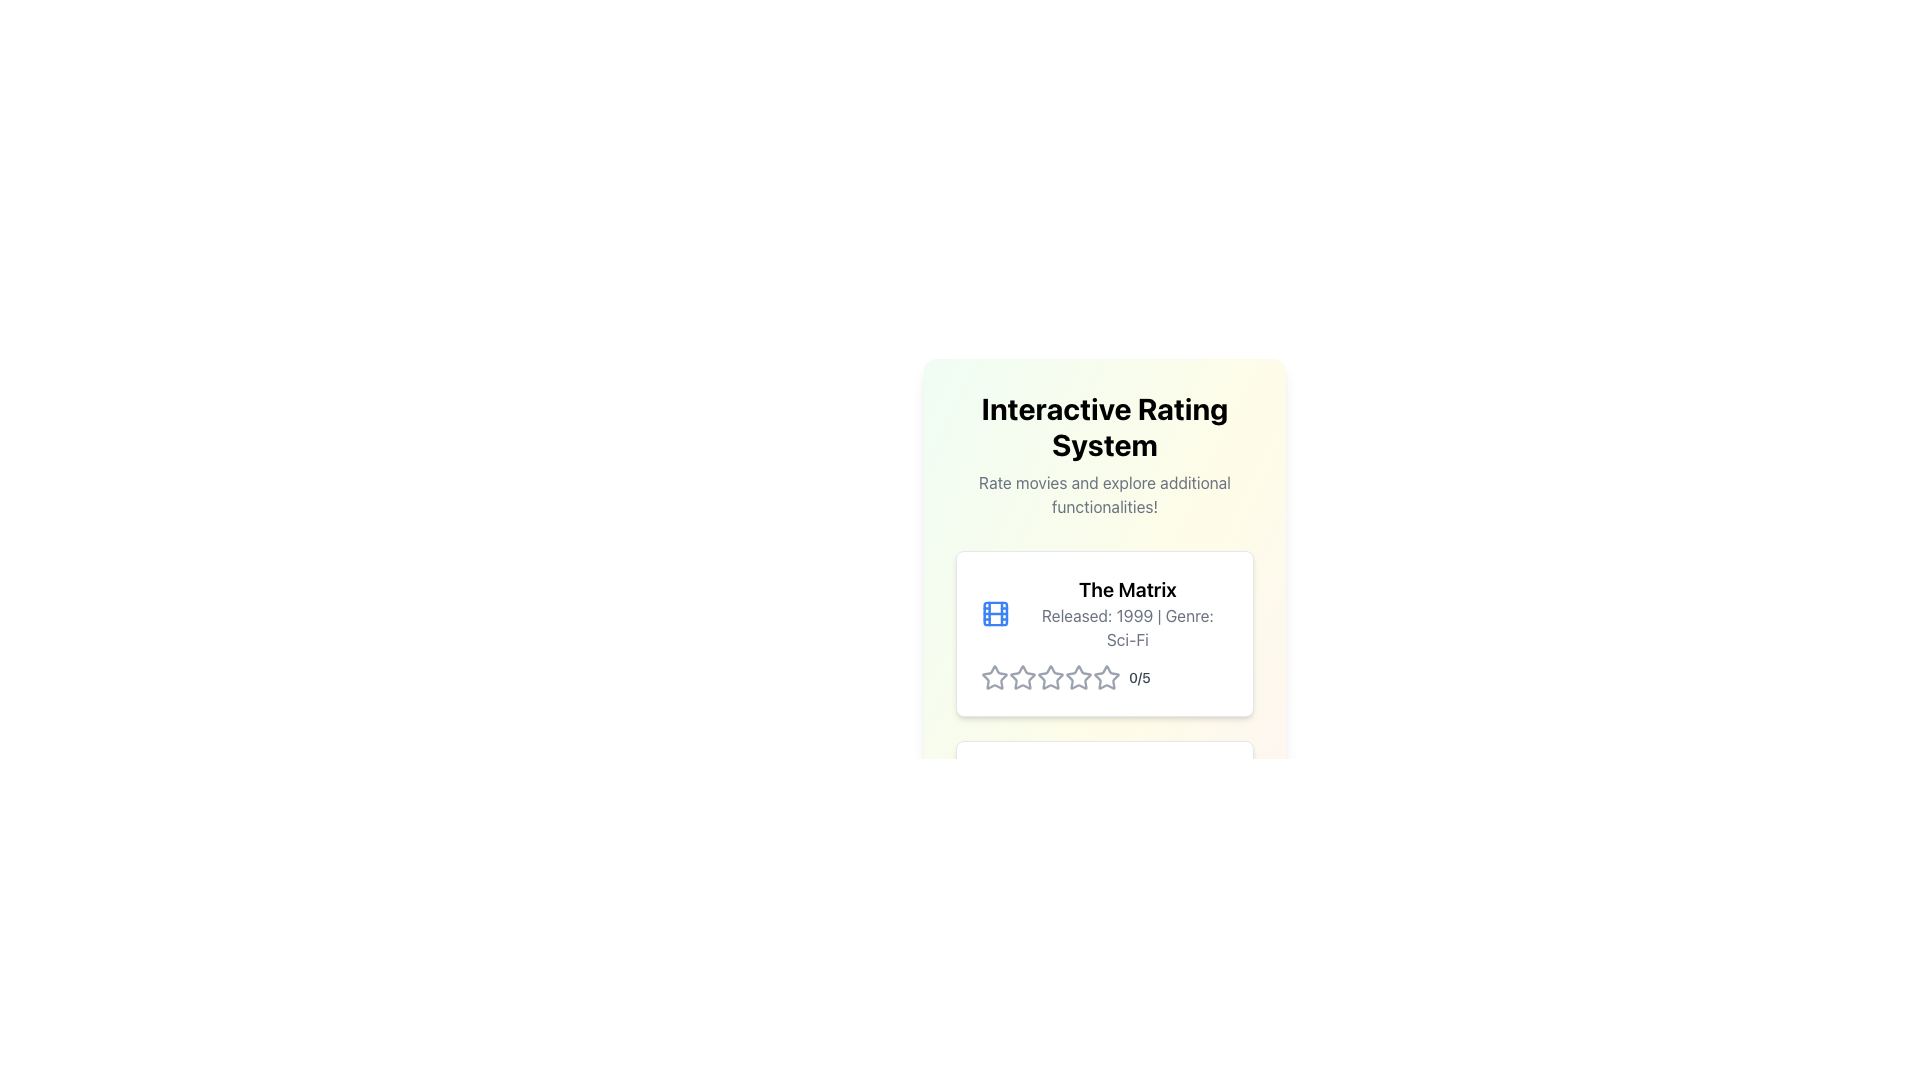  What do you see at coordinates (1139, 677) in the screenshot?
I see `the text element that displays the current rating for a movie, which indicates no stars have been selected out of five, located at the far right of a row of five star icons in the rating section of a movie card` at bounding box center [1139, 677].